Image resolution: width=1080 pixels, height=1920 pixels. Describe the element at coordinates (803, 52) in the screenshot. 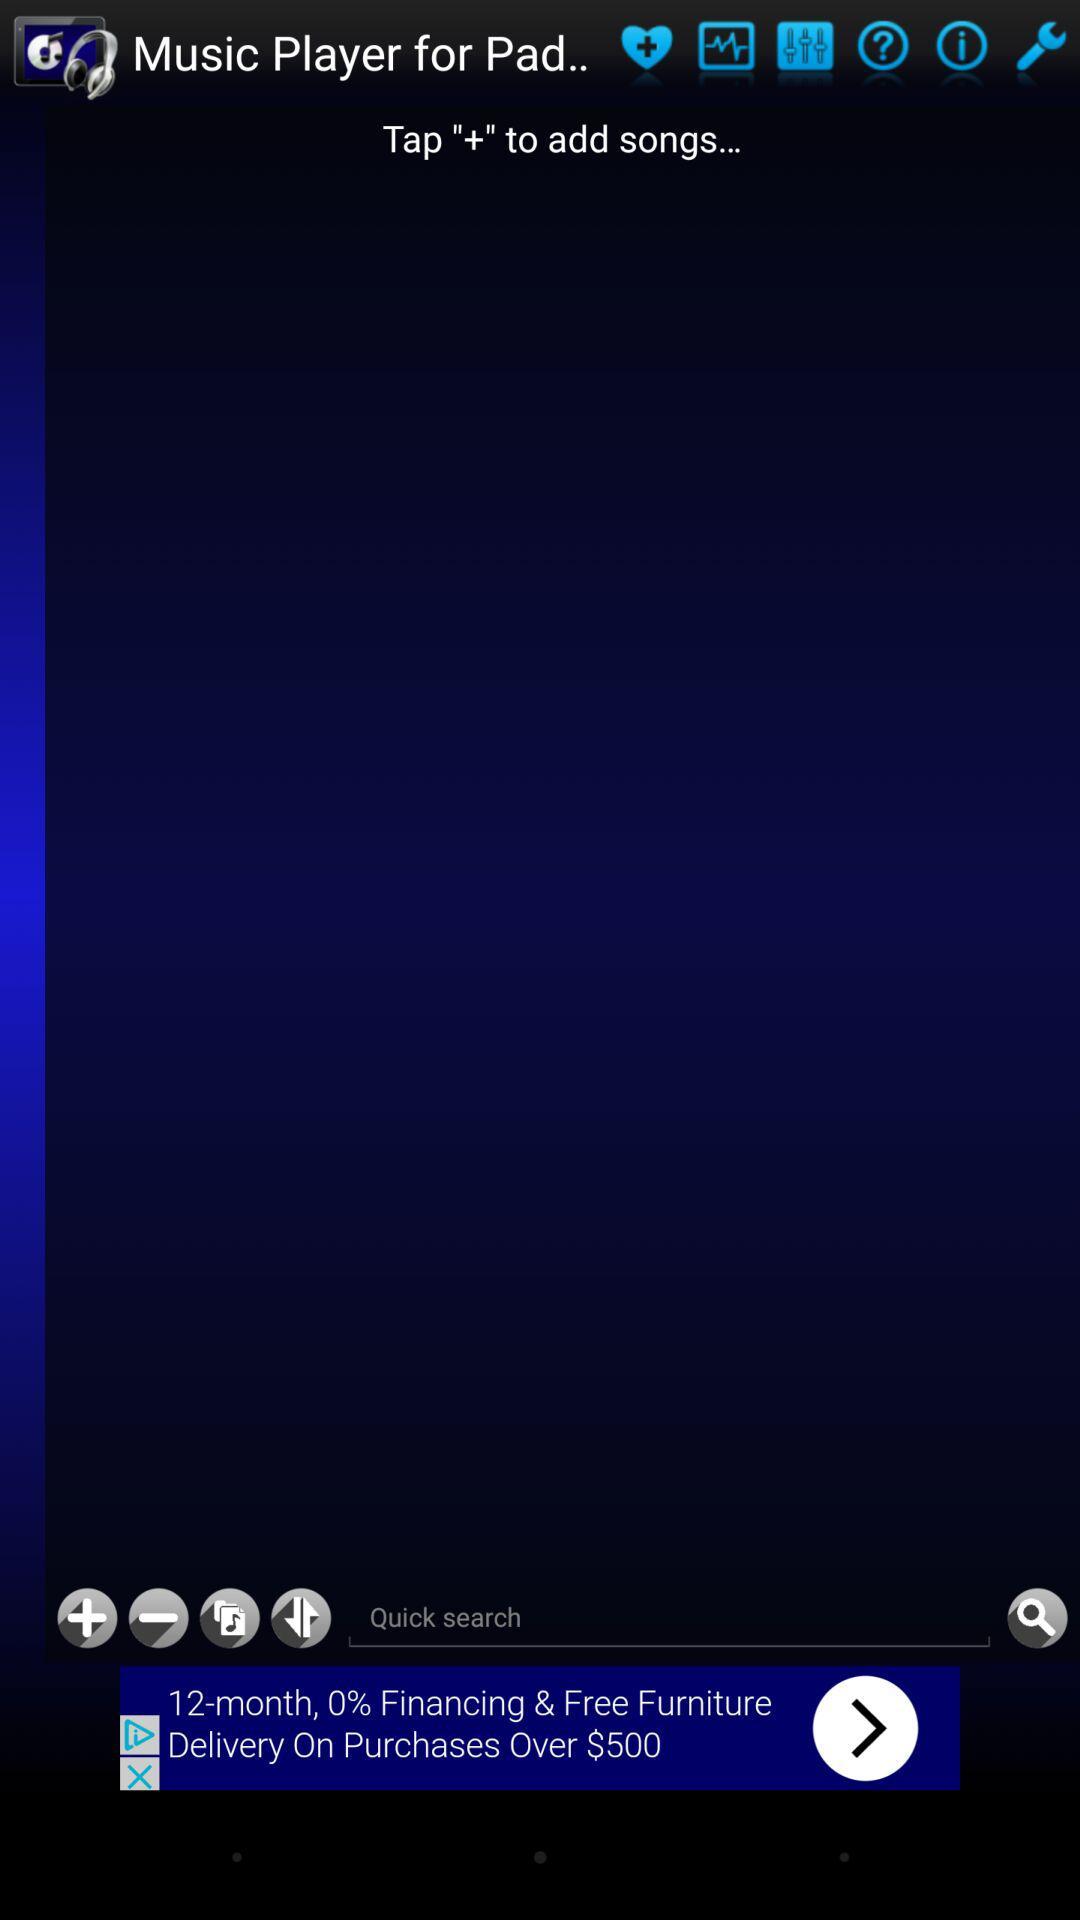

I see `adjust settings` at that location.